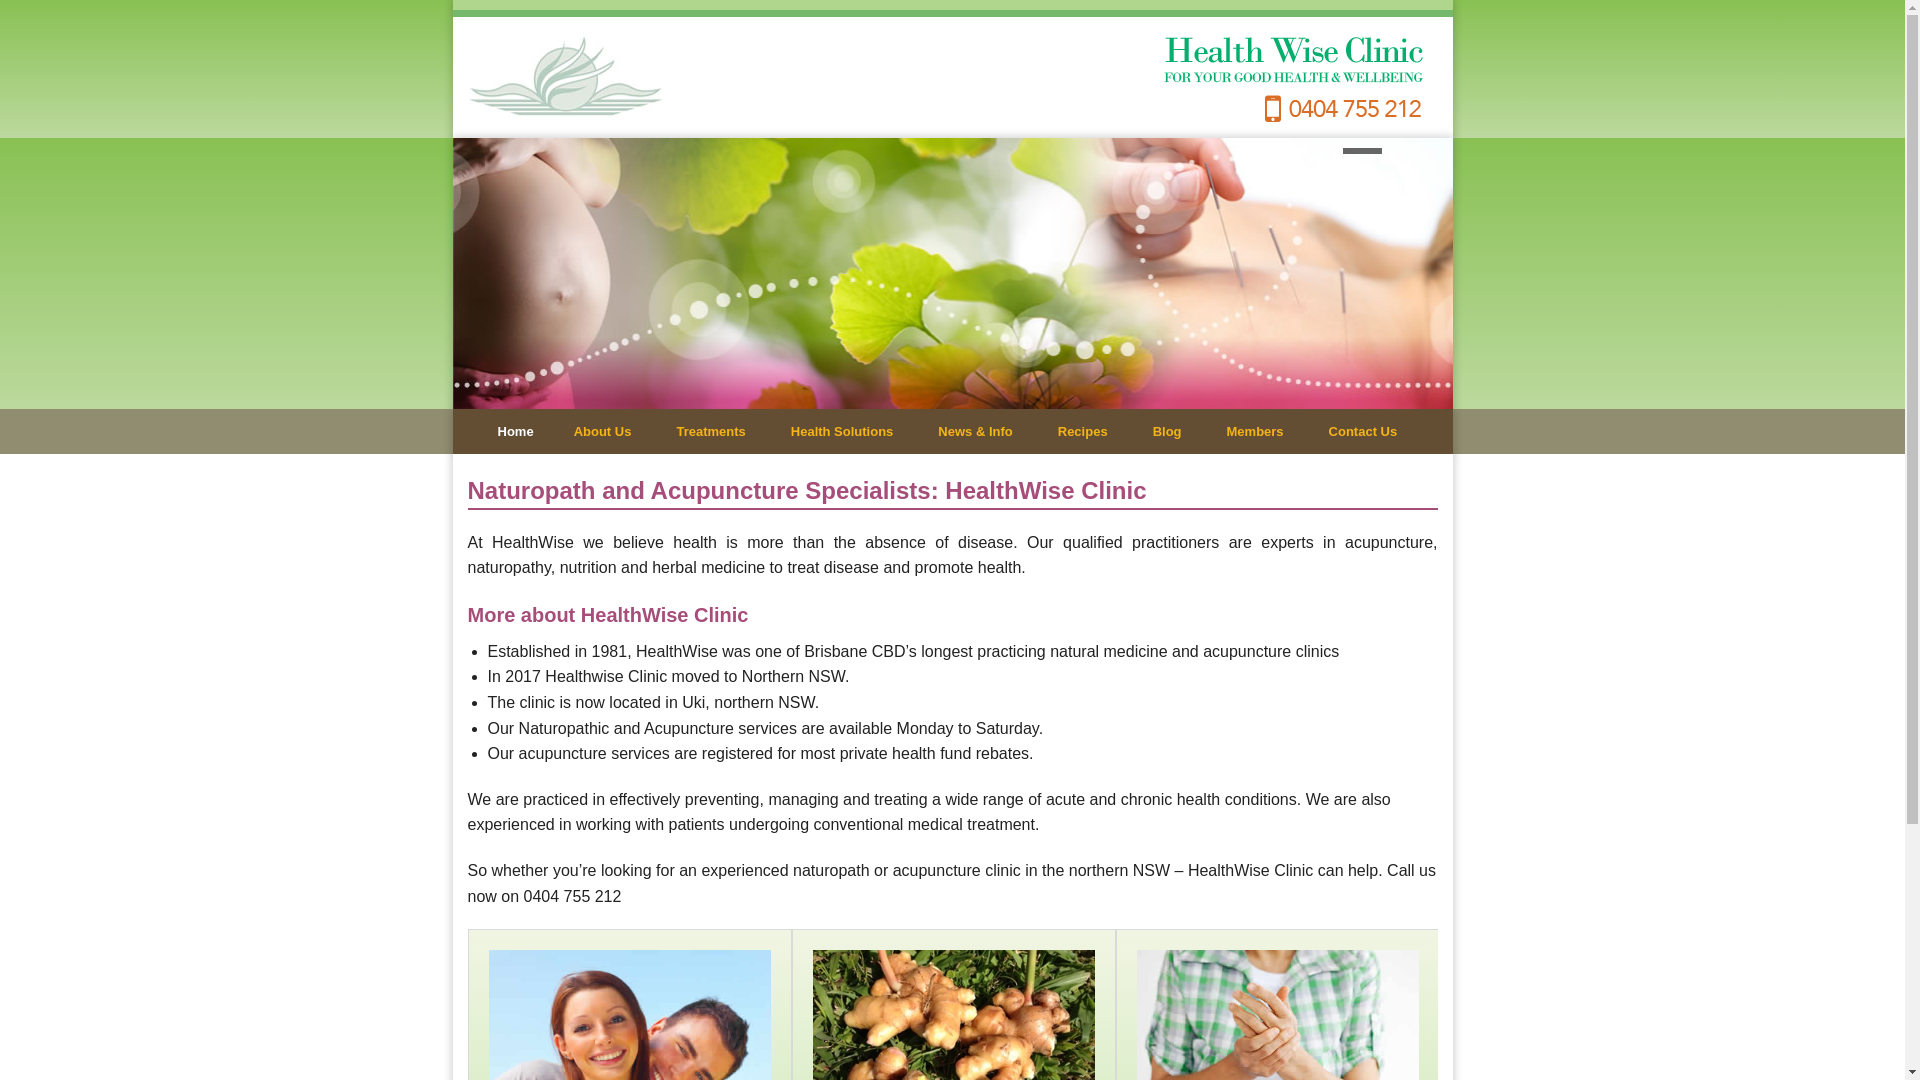 This screenshot has width=1920, height=1080. I want to click on 'Contact Us', so click(1367, 430).